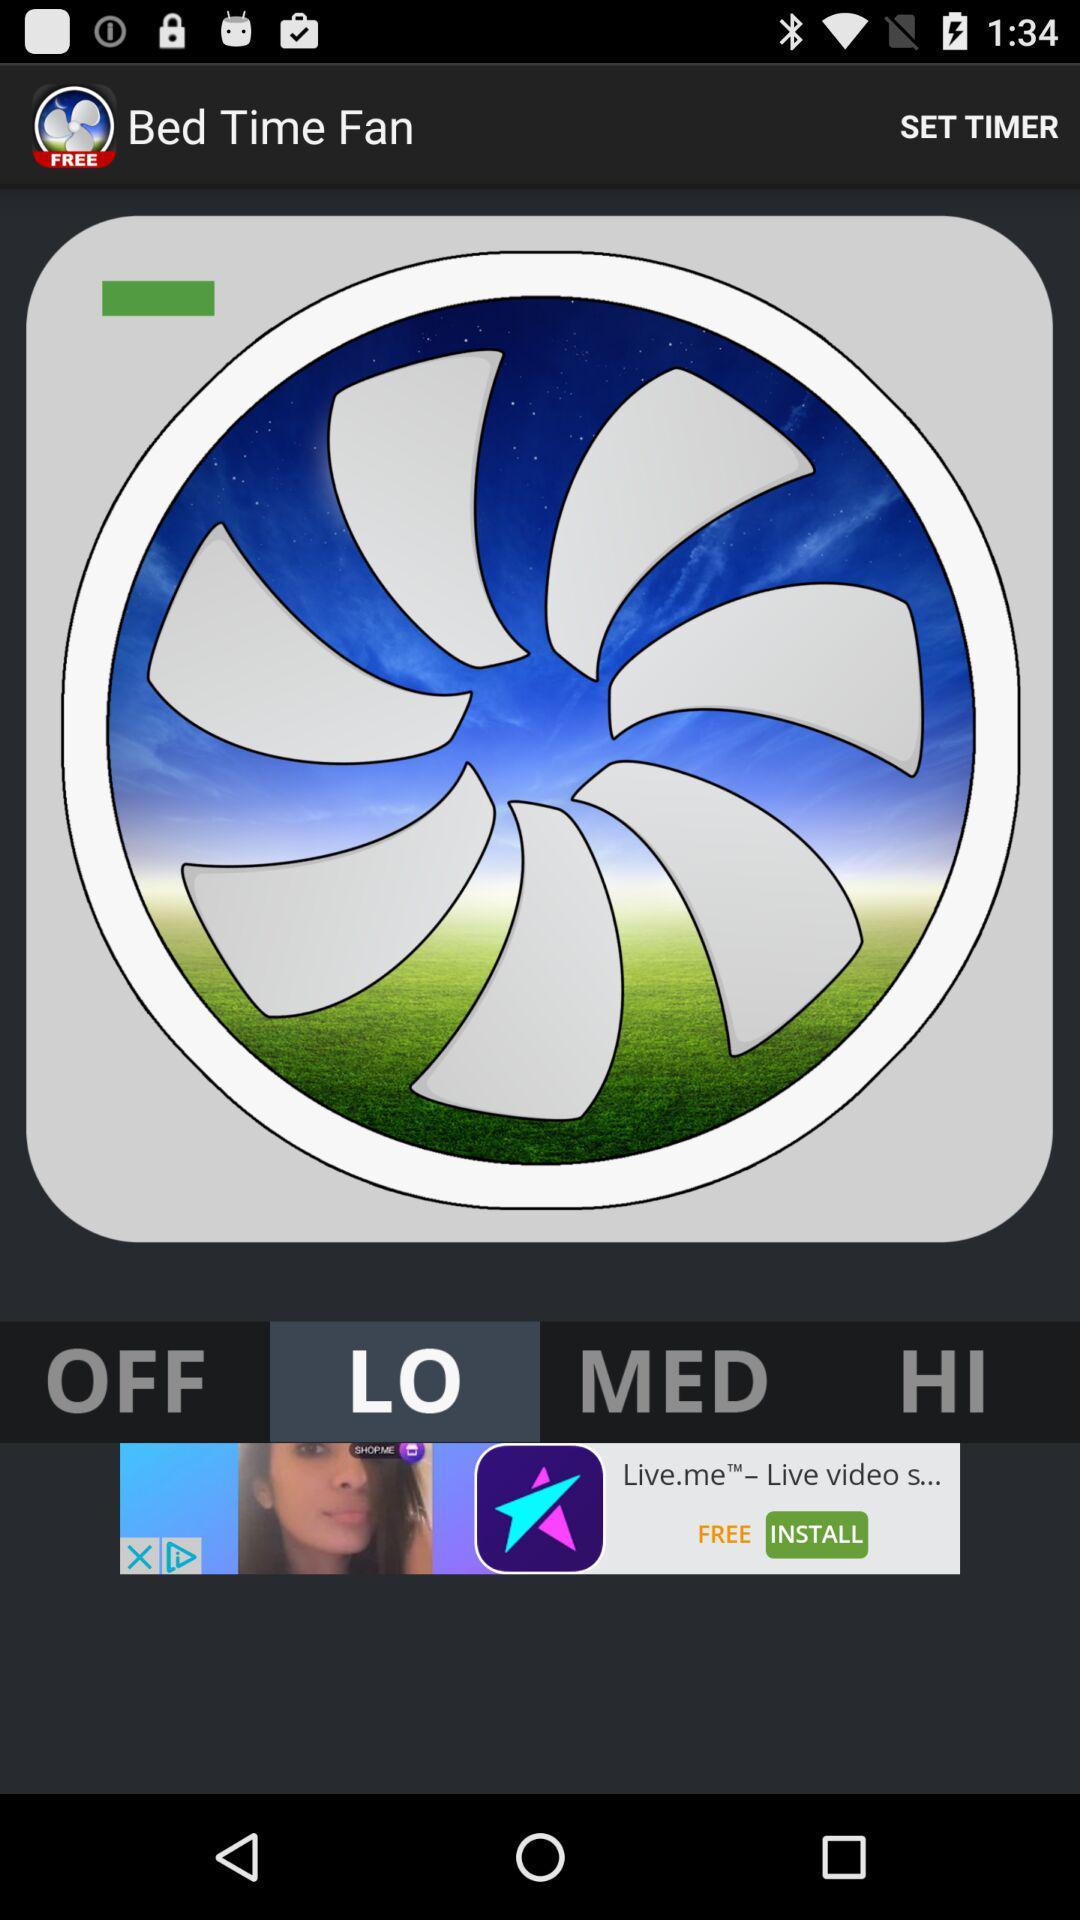 The height and width of the screenshot is (1920, 1080). What do you see at coordinates (135, 1381) in the screenshot?
I see `turn off` at bounding box center [135, 1381].